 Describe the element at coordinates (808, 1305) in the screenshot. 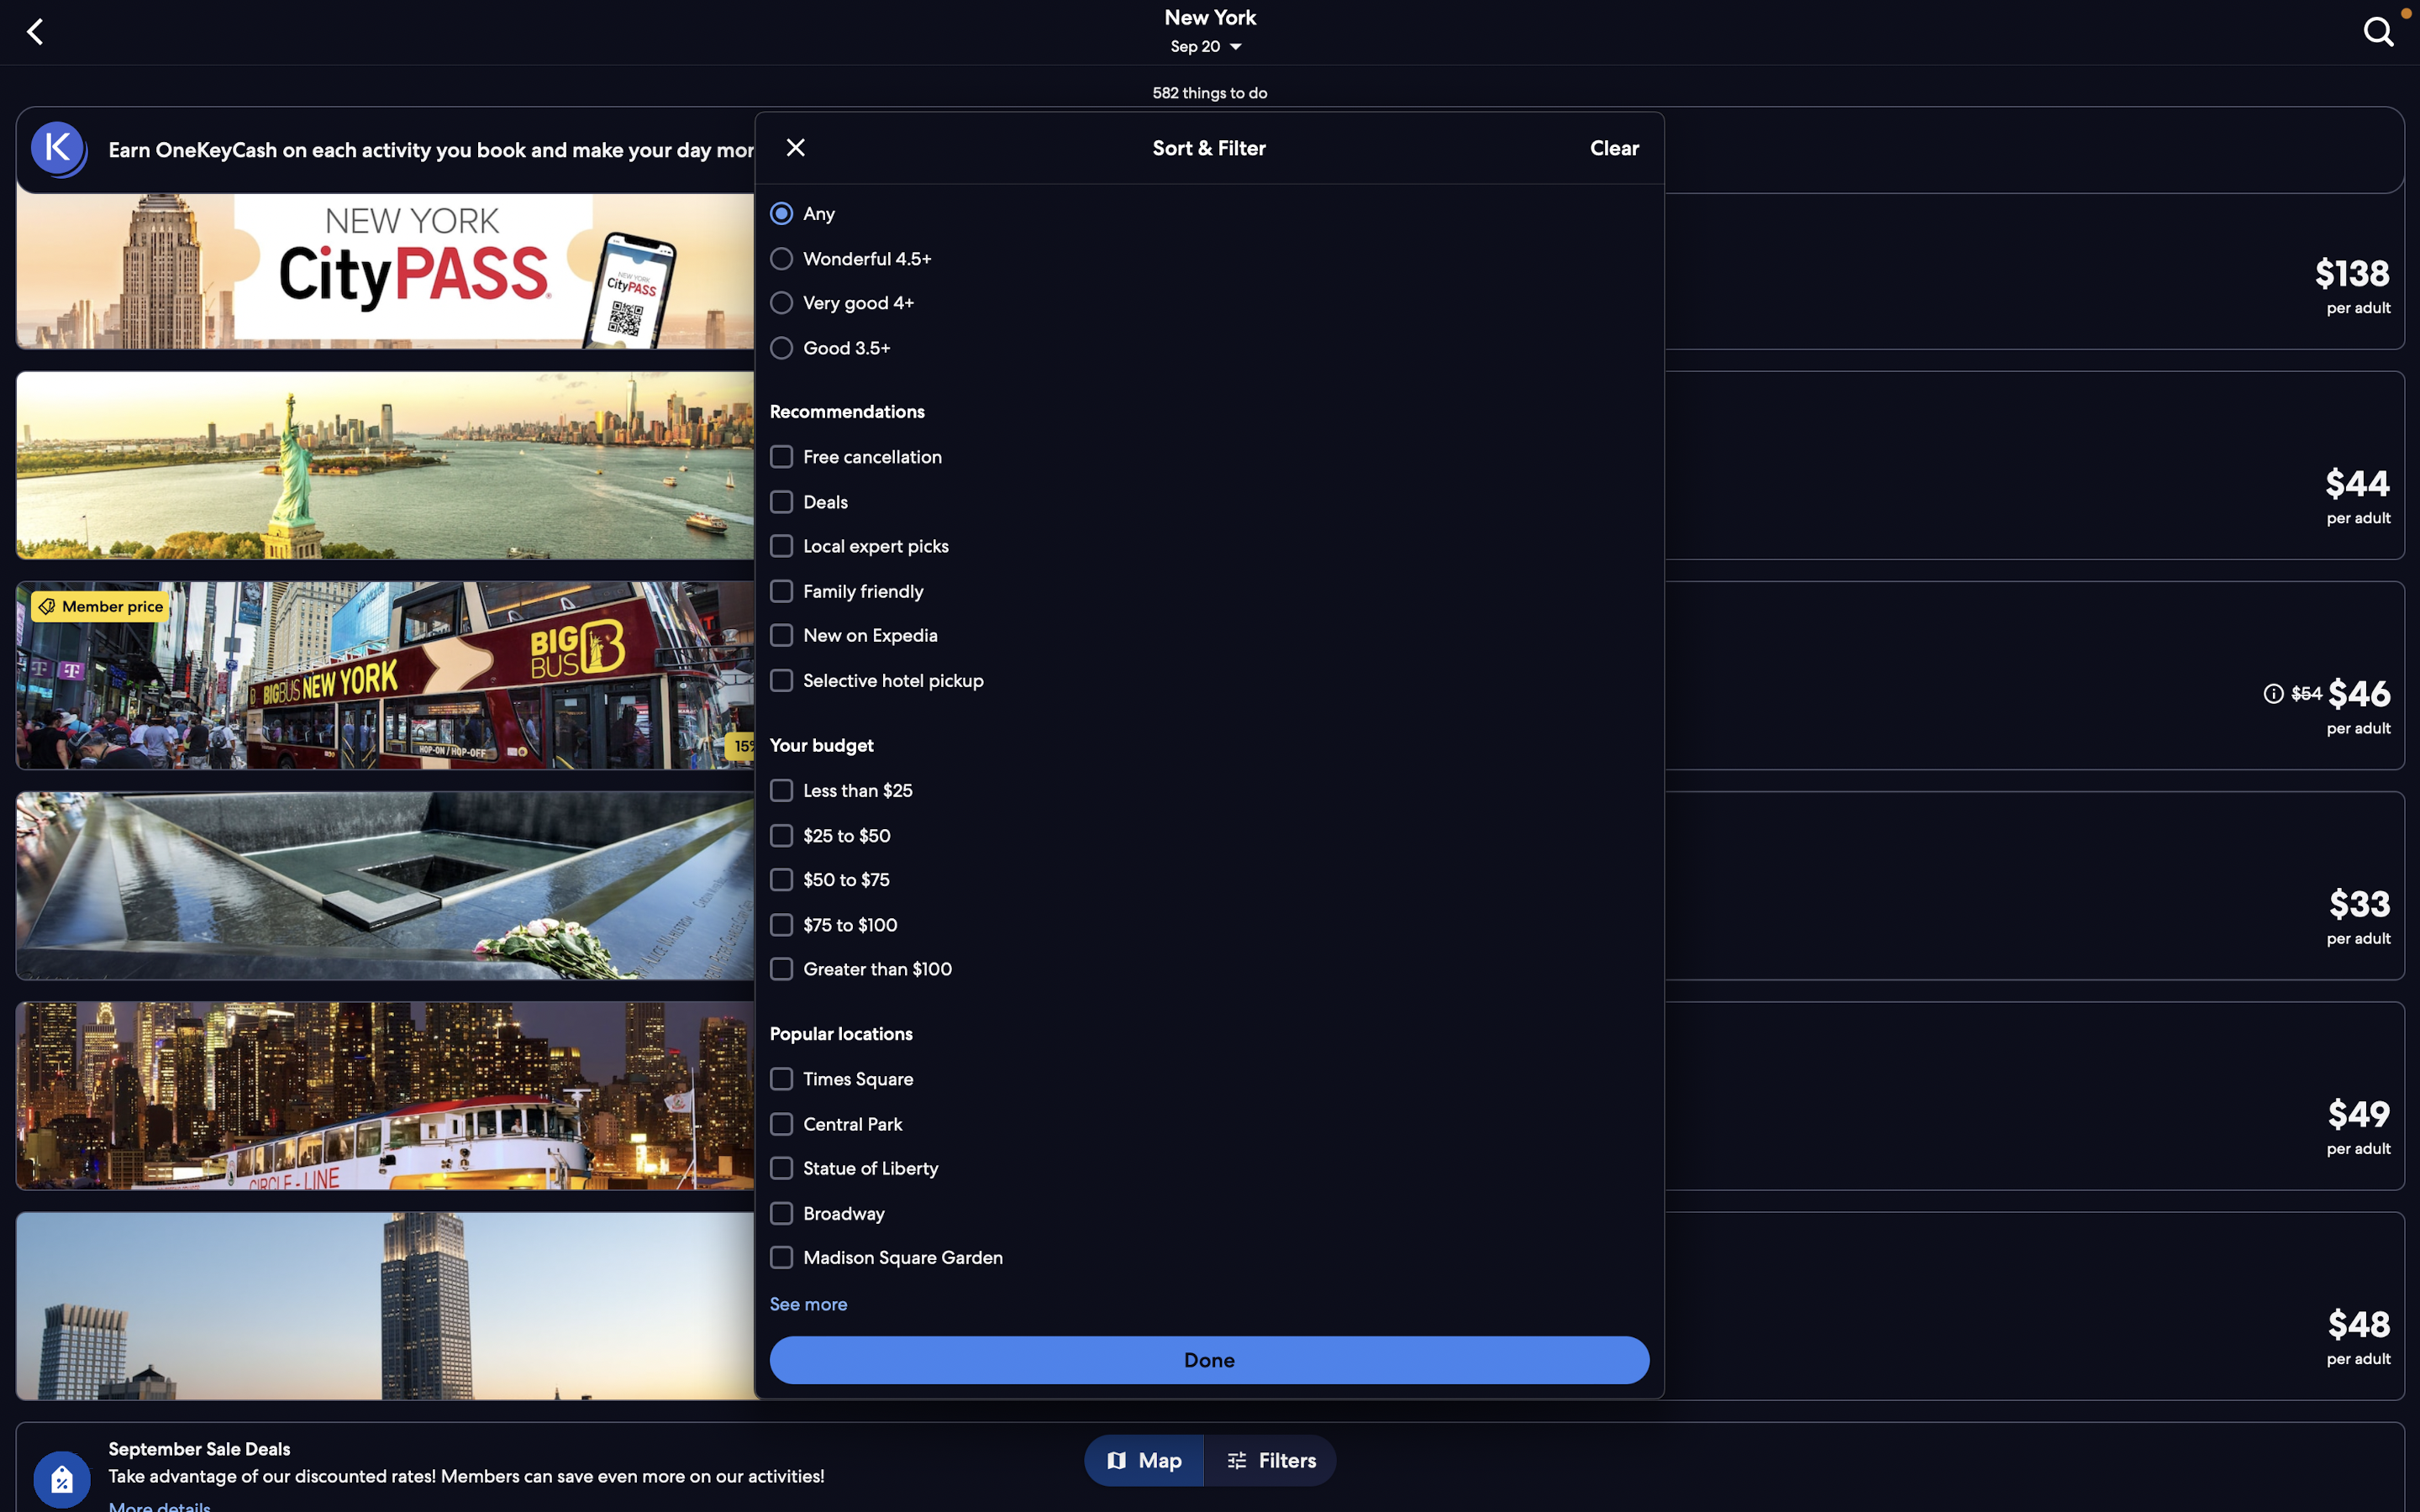

I see `"see more" option` at that location.